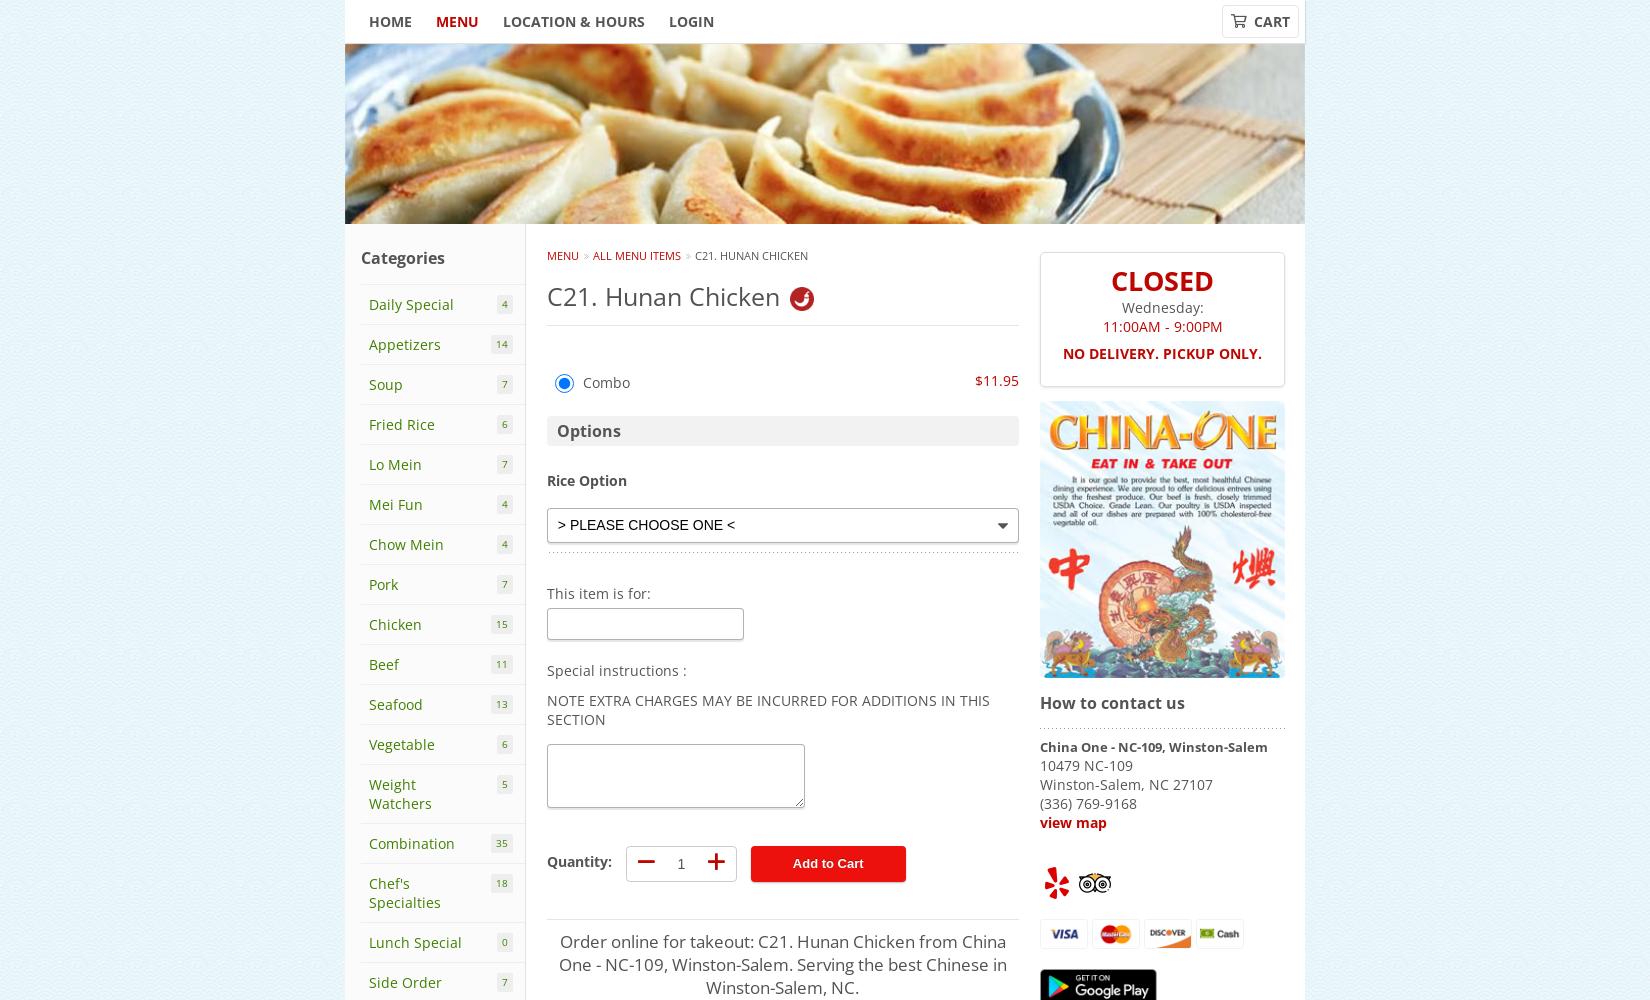  Describe the element at coordinates (577, 860) in the screenshot. I see `'Quantity:'` at that location.